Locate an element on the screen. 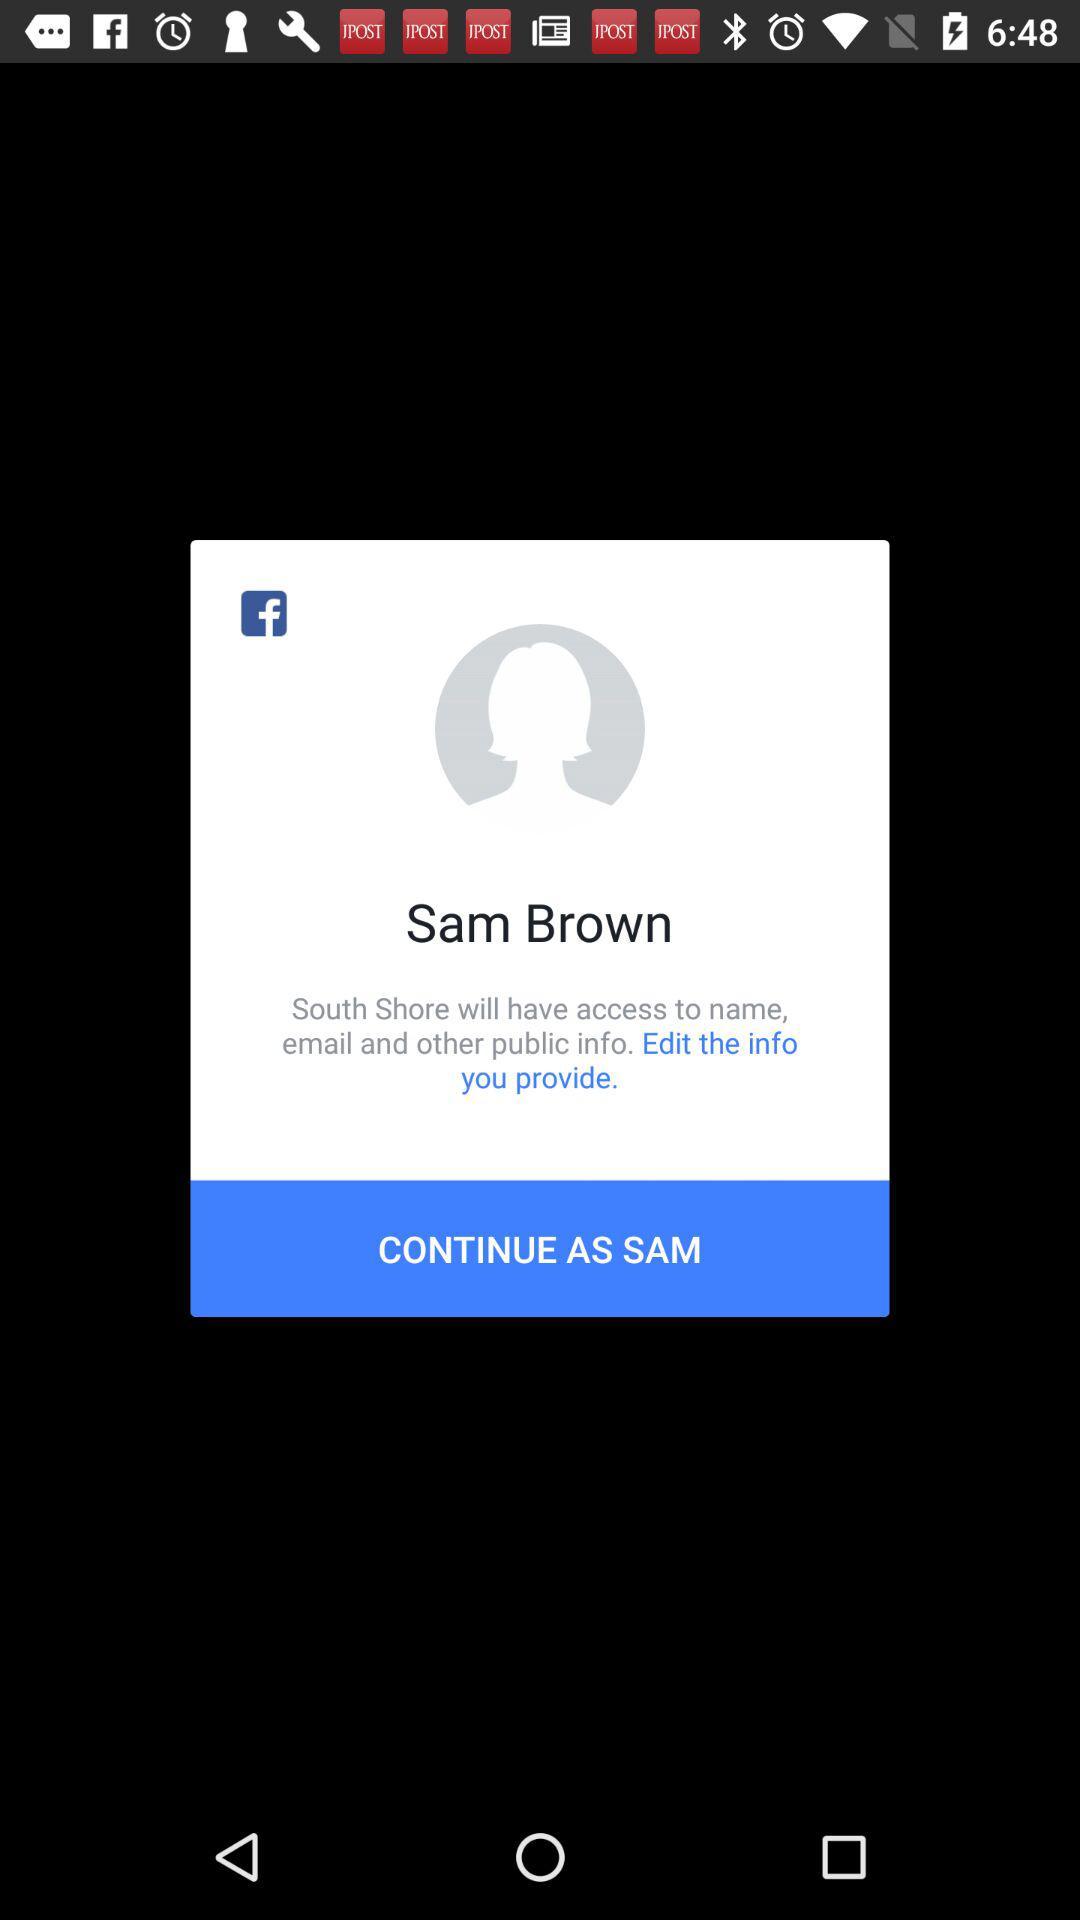 This screenshot has height=1920, width=1080. icon below south shore will icon is located at coordinates (540, 1247).